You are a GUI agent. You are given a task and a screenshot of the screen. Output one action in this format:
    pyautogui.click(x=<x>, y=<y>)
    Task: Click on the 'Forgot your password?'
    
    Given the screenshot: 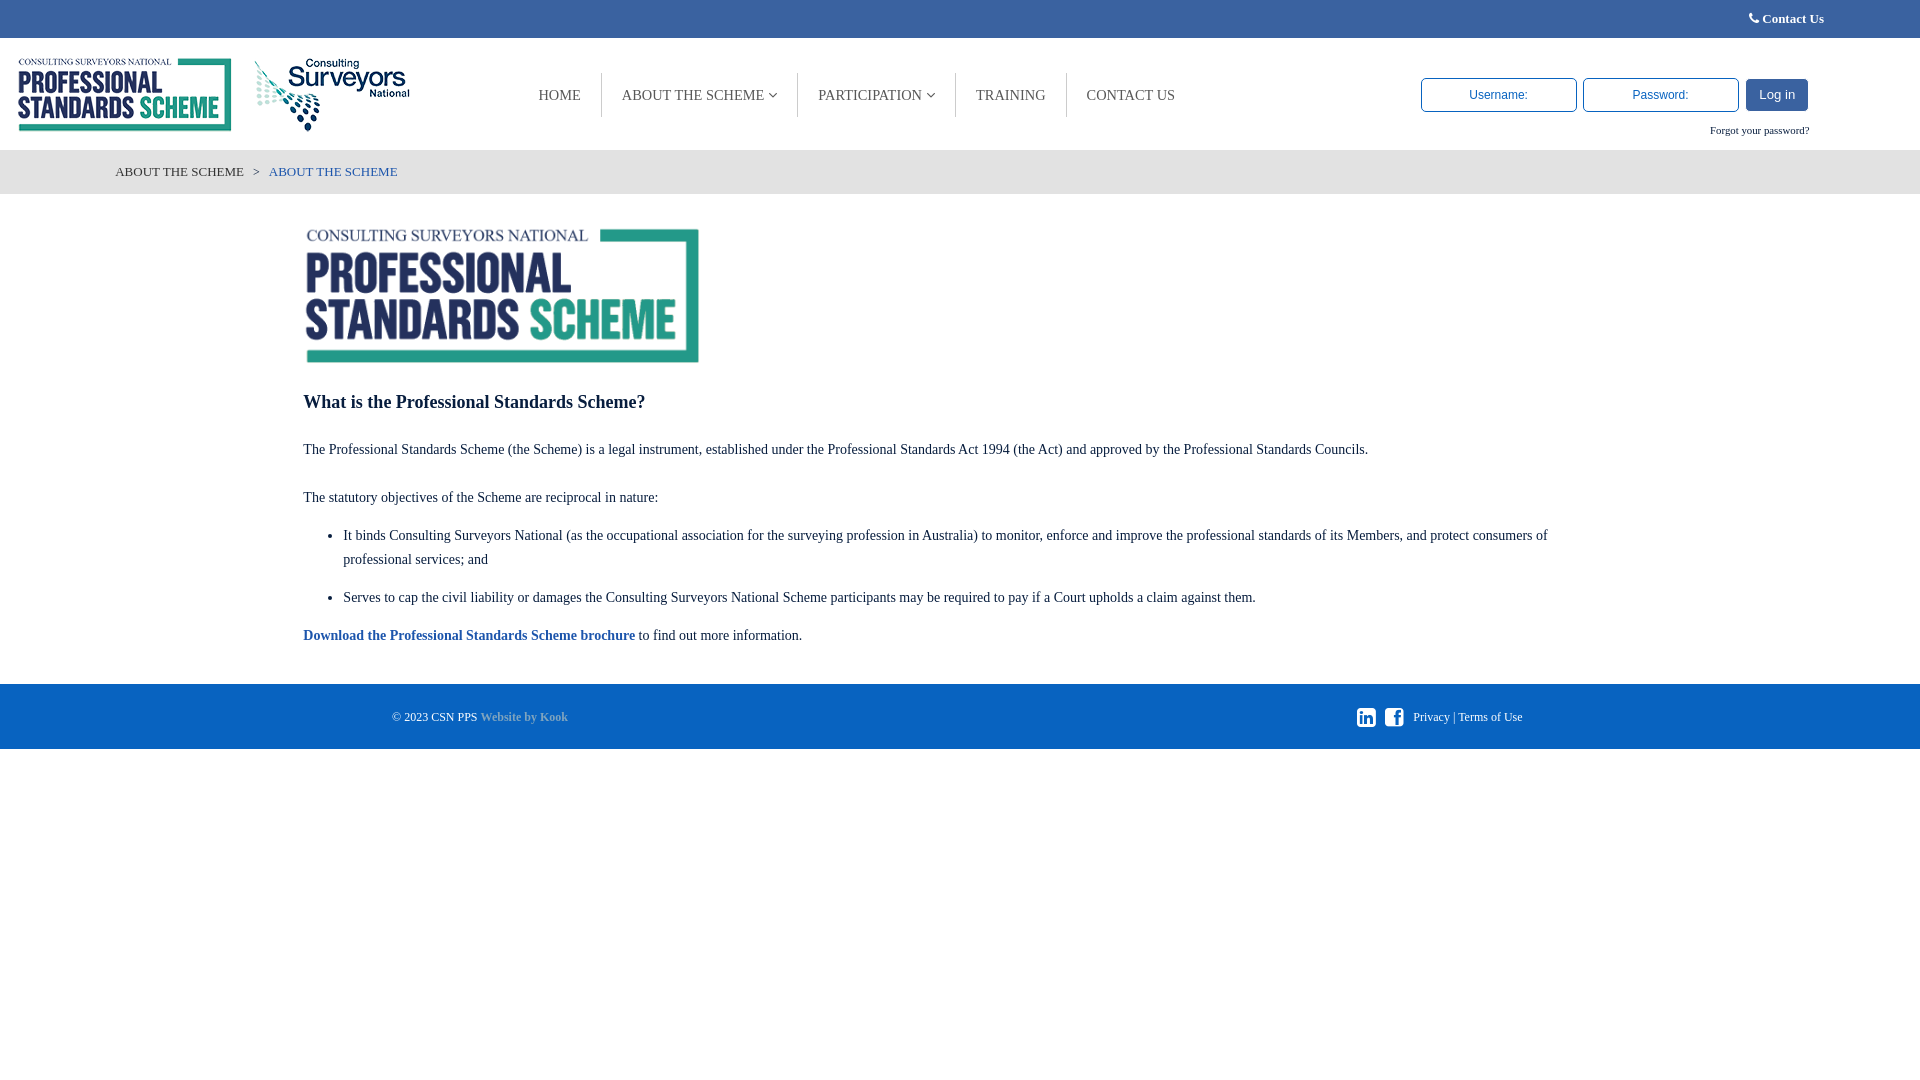 What is the action you would take?
    pyautogui.click(x=1758, y=130)
    